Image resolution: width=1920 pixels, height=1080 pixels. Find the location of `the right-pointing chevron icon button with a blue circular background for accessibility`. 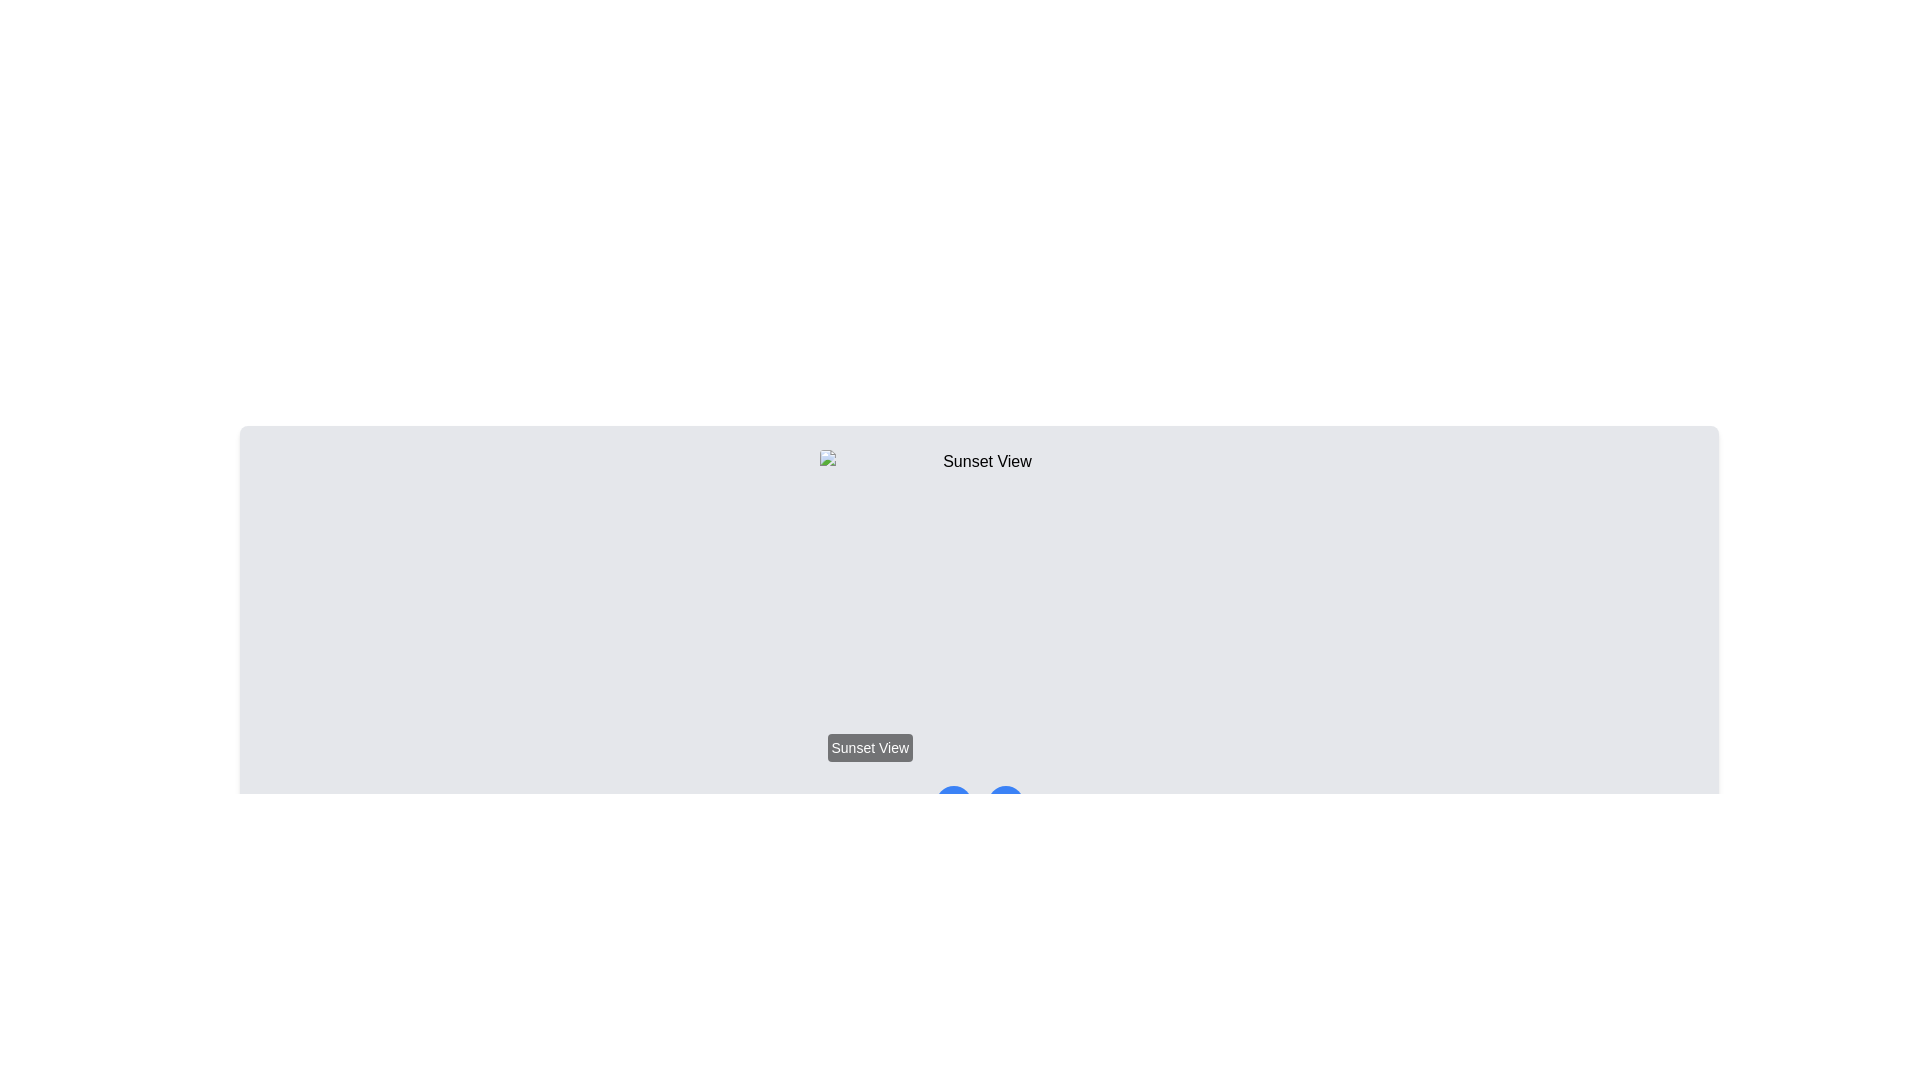

the right-pointing chevron icon button with a blue circular background for accessibility is located at coordinates (1005, 802).